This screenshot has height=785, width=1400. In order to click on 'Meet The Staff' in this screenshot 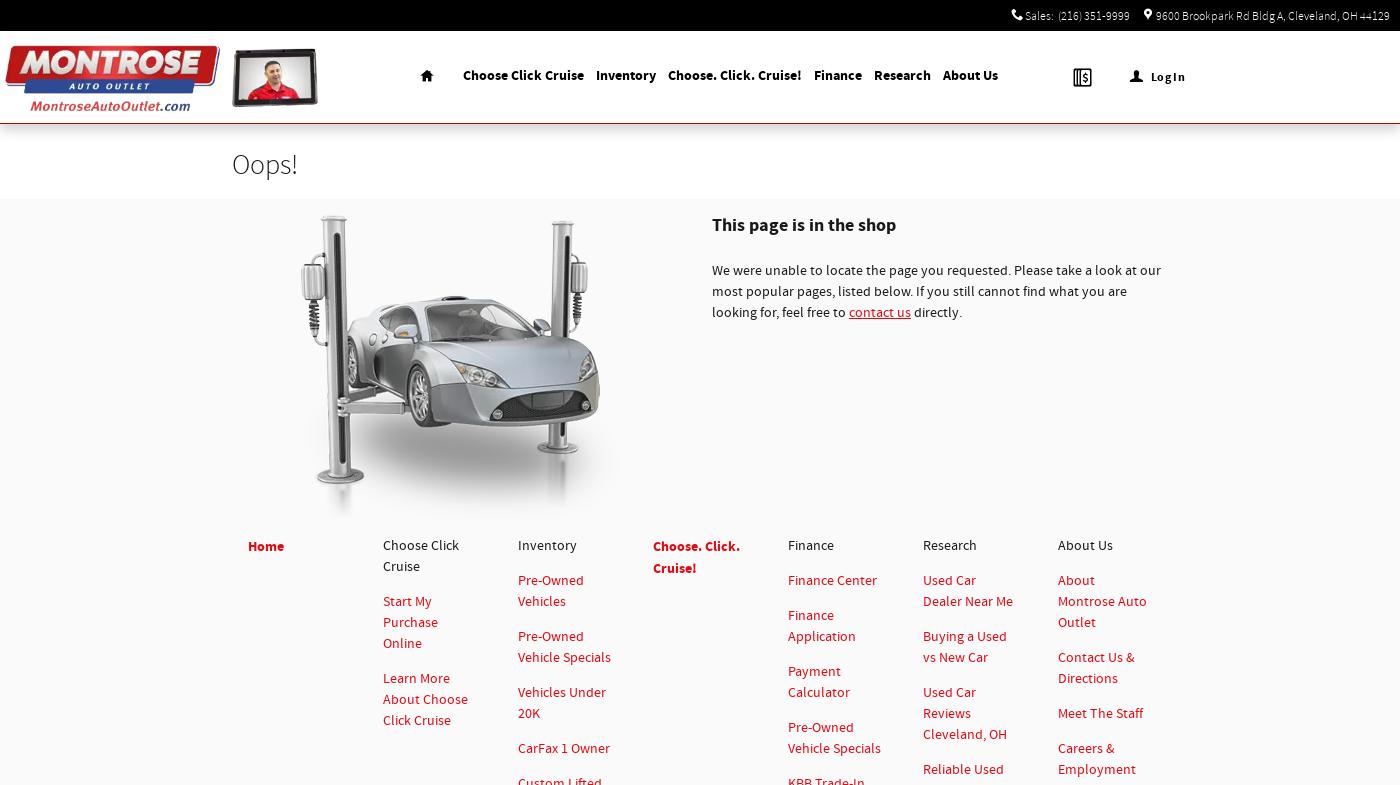, I will do `click(1057, 714)`.